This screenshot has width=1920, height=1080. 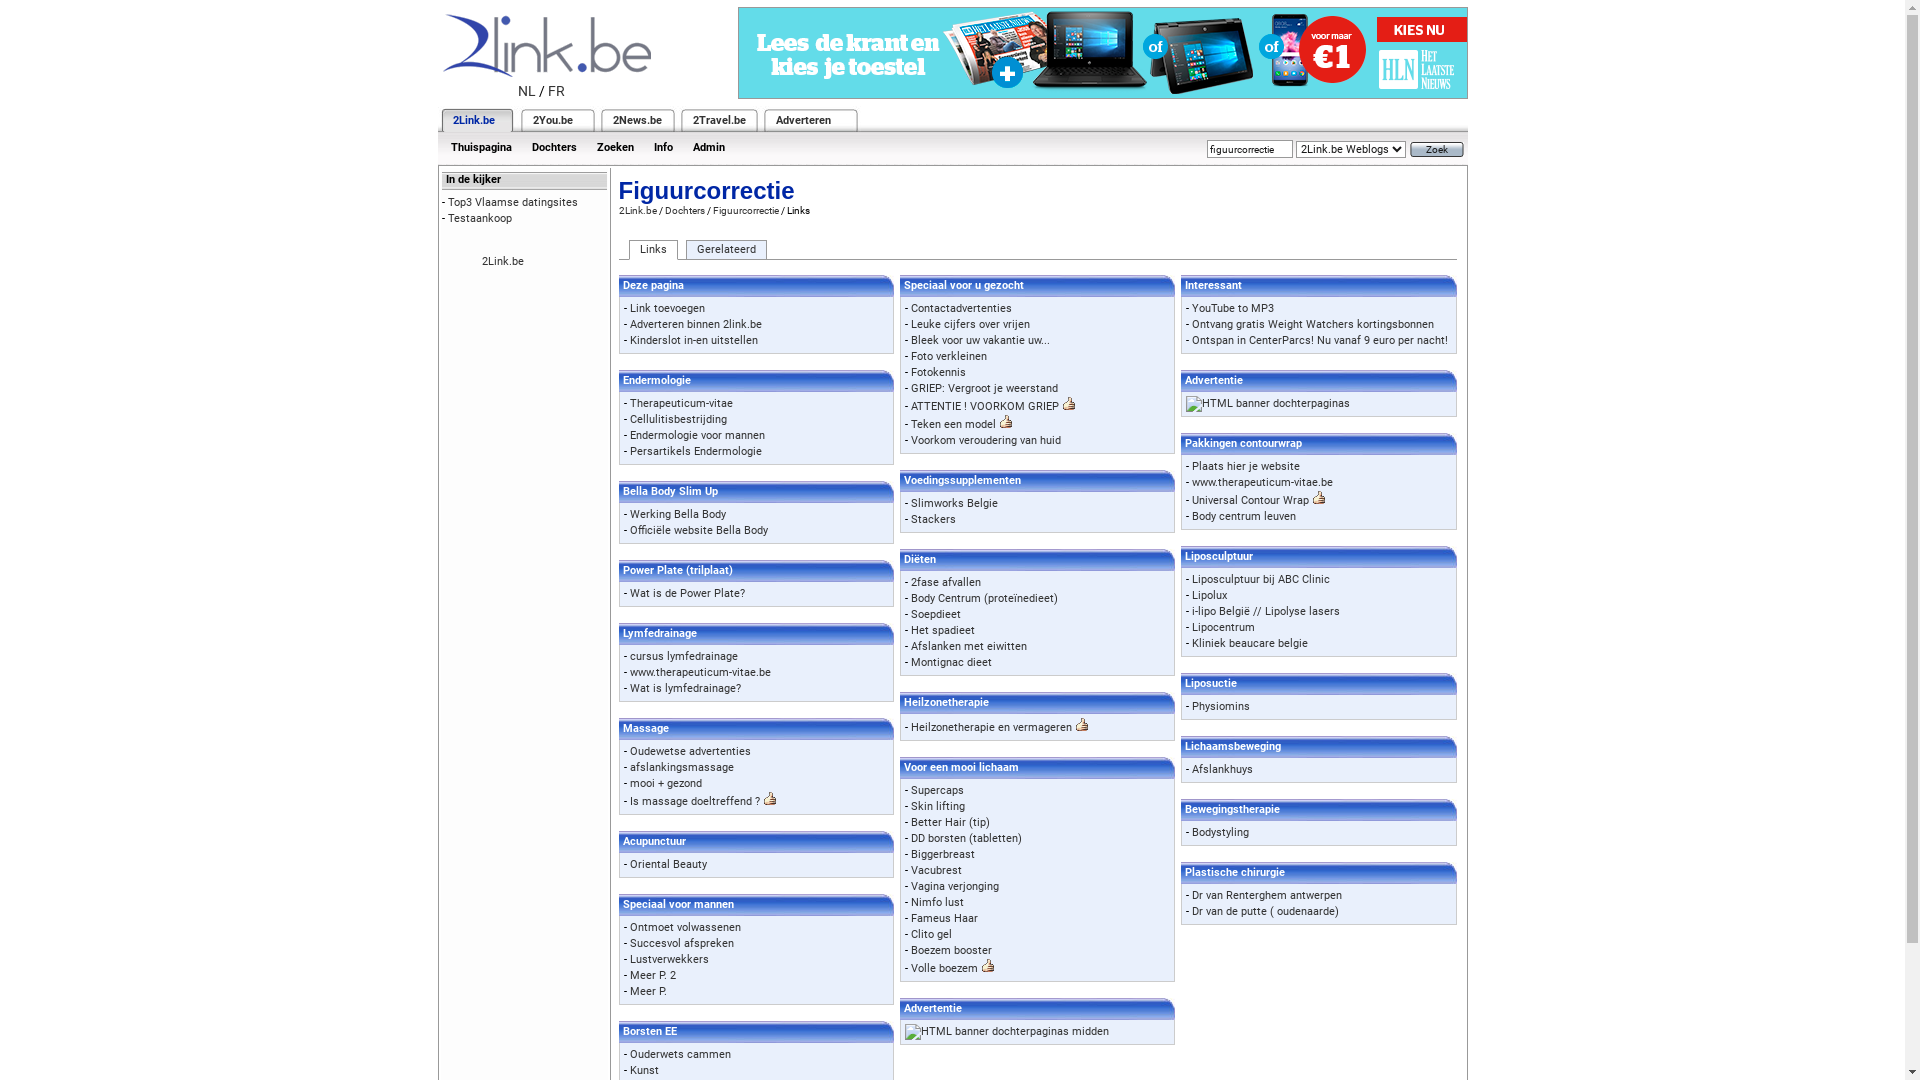 What do you see at coordinates (1222, 626) in the screenshot?
I see `'Lipocentrum'` at bounding box center [1222, 626].